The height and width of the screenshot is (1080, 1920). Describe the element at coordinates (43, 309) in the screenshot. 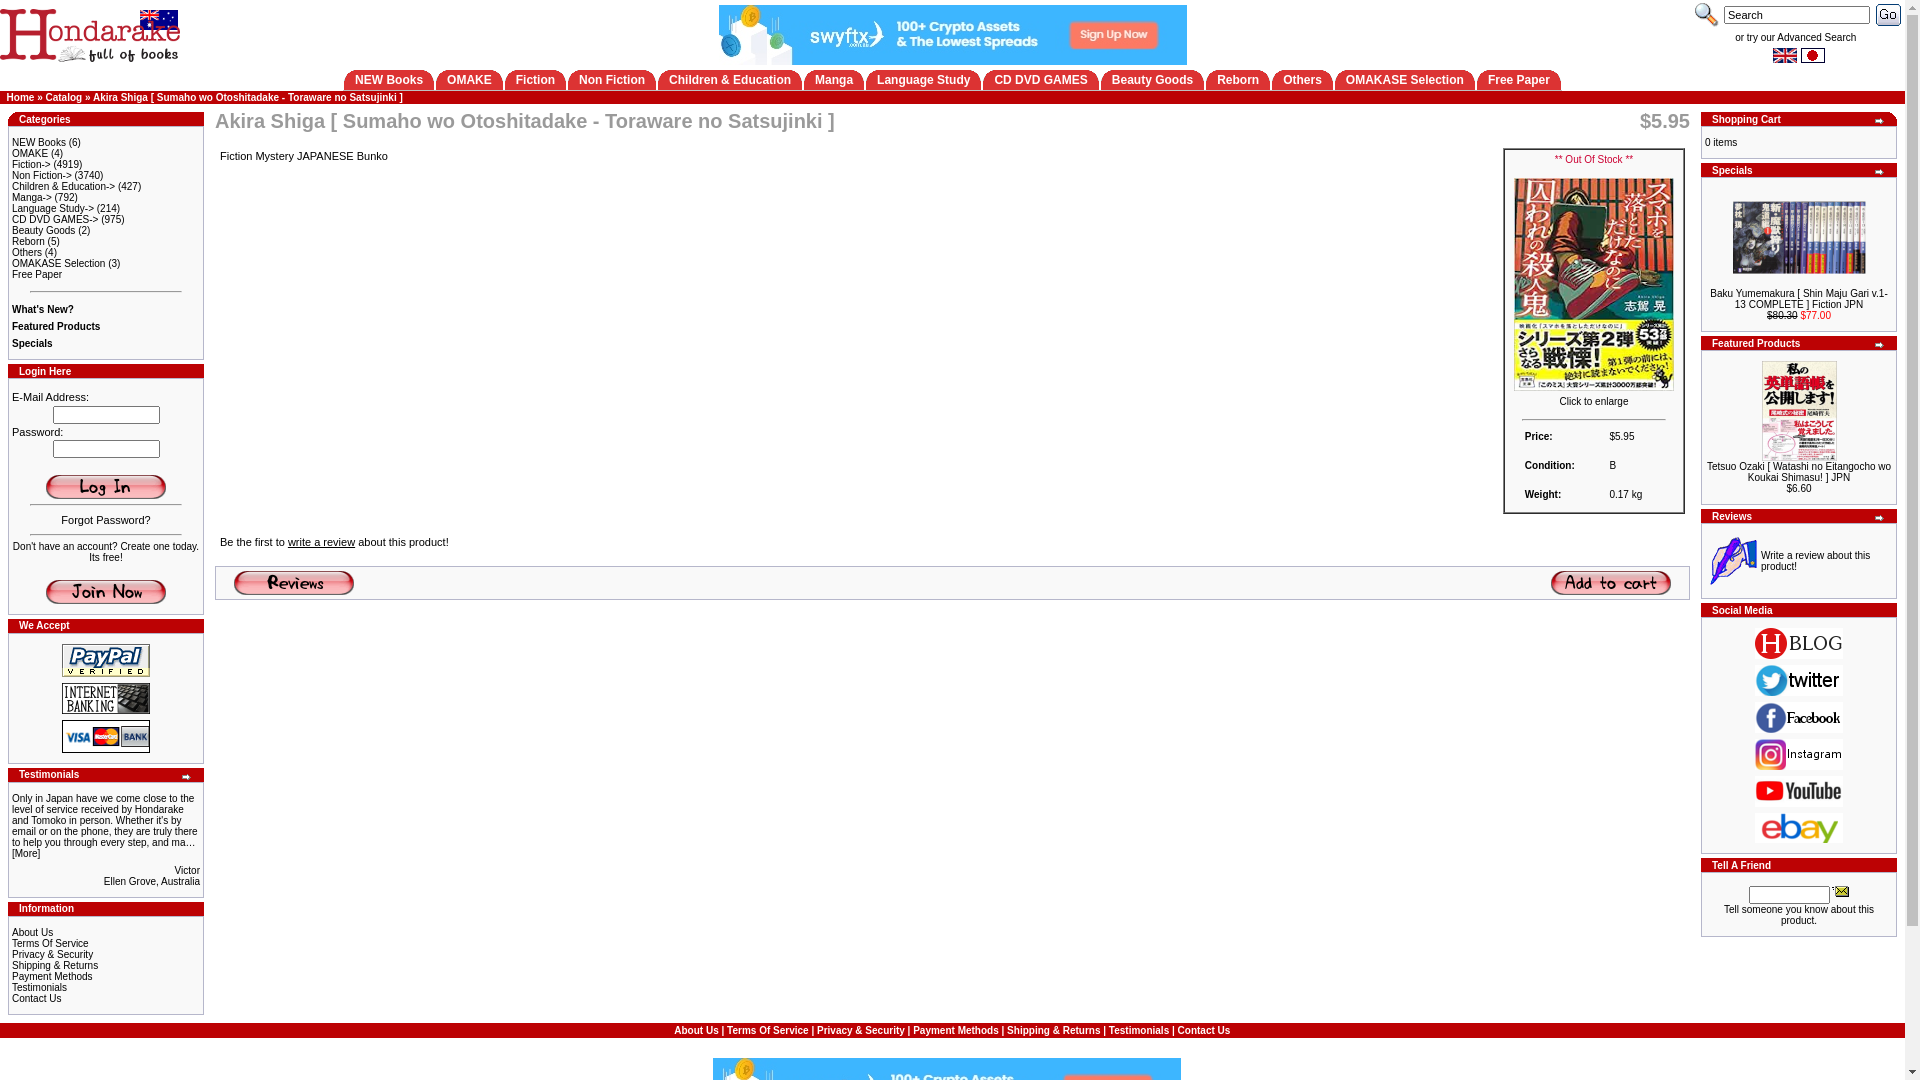

I see `'What's New?'` at that location.